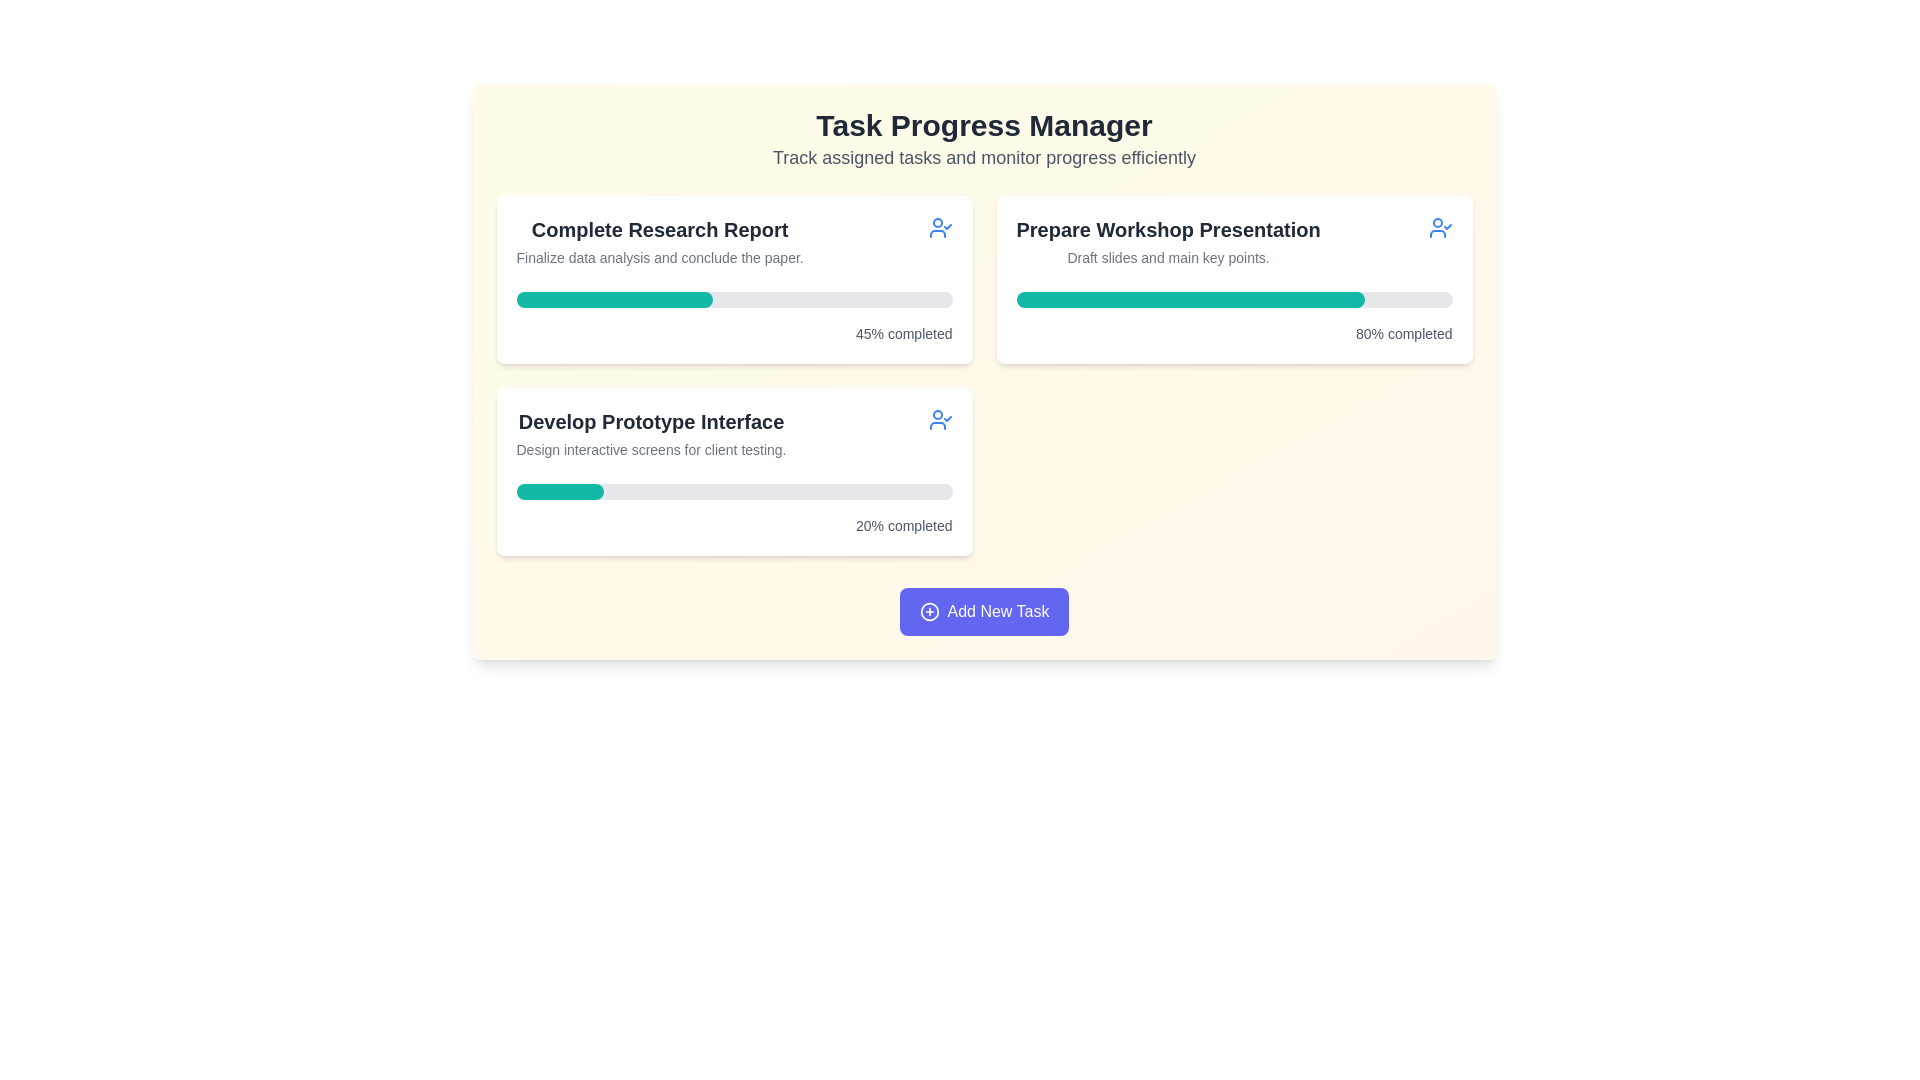 This screenshot has width=1920, height=1080. I want to click on task description from the text content block that displays 'Develop Prototype Interface' and 'Design interactive screens for client testing.', so click(651, 433).